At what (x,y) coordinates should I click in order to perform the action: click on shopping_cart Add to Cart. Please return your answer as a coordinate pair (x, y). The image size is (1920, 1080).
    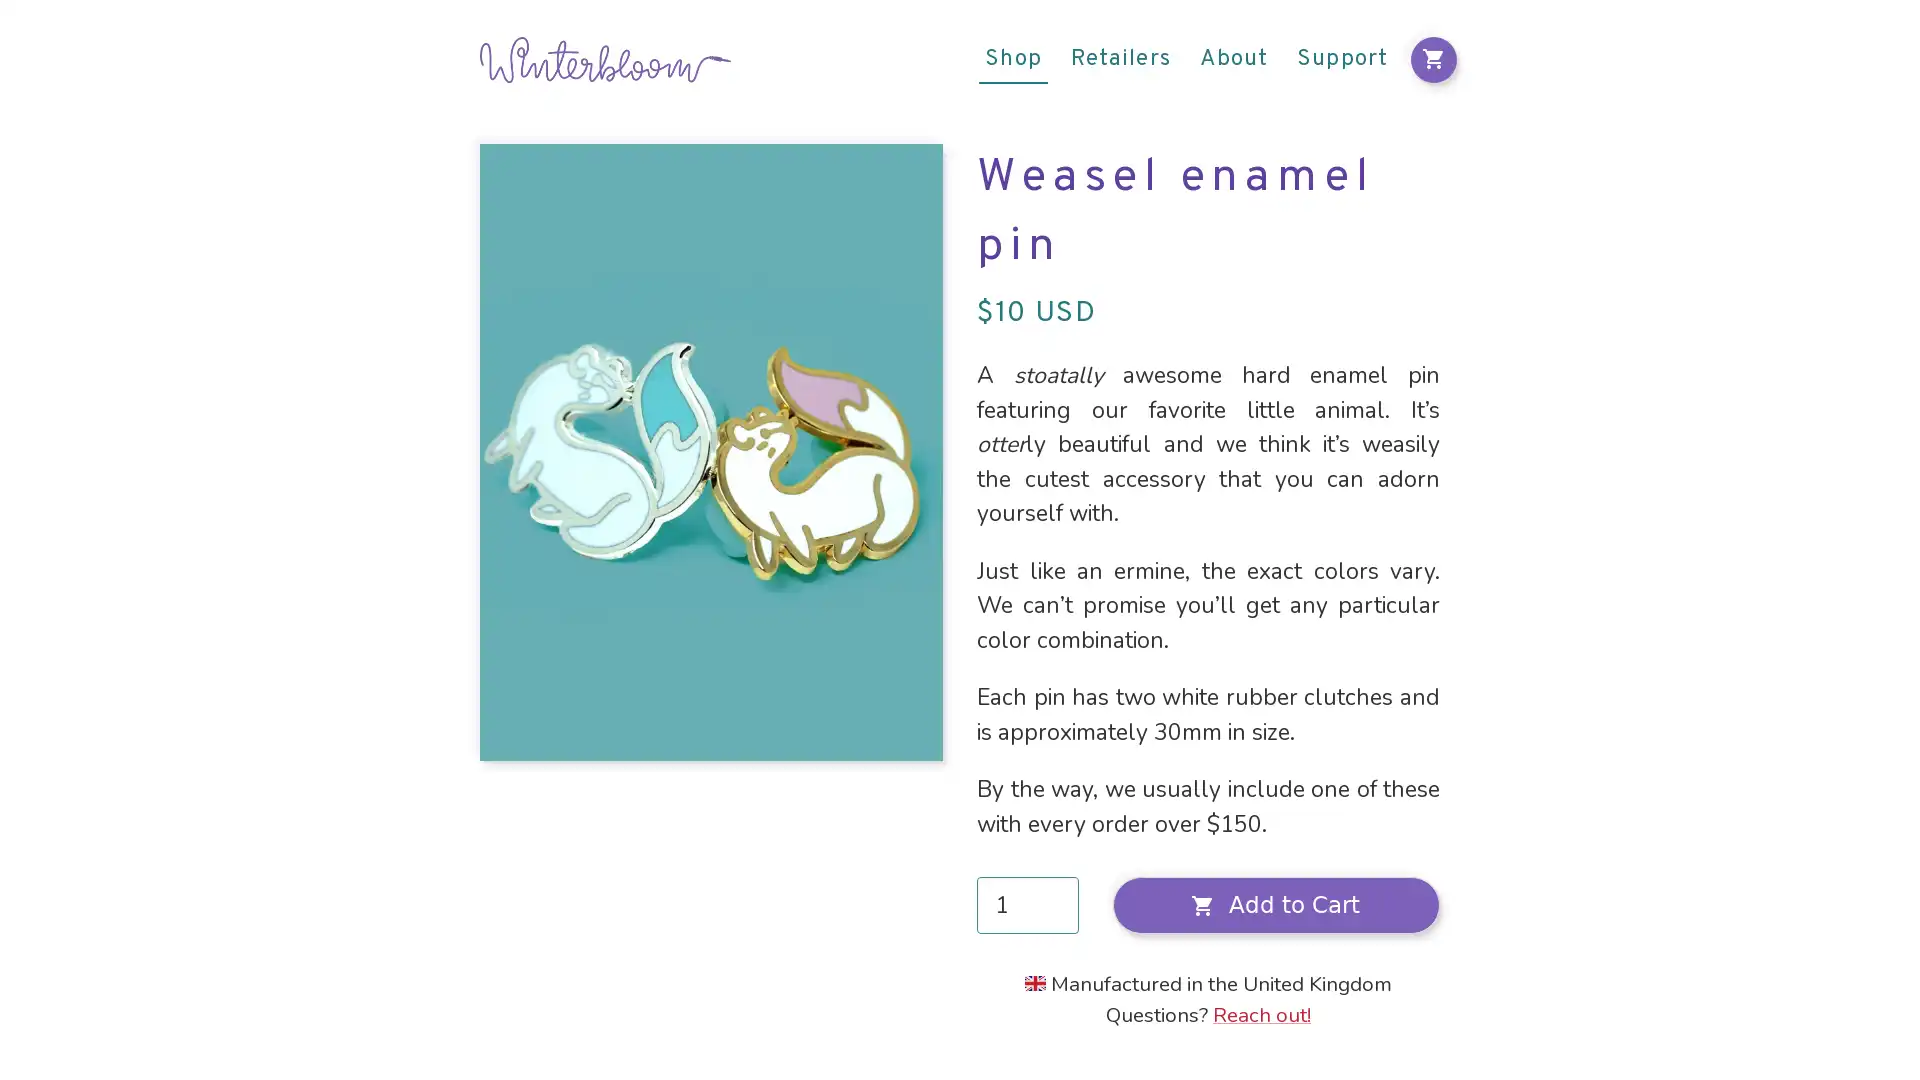
    Looking at the image, I should click on (1275, 905).